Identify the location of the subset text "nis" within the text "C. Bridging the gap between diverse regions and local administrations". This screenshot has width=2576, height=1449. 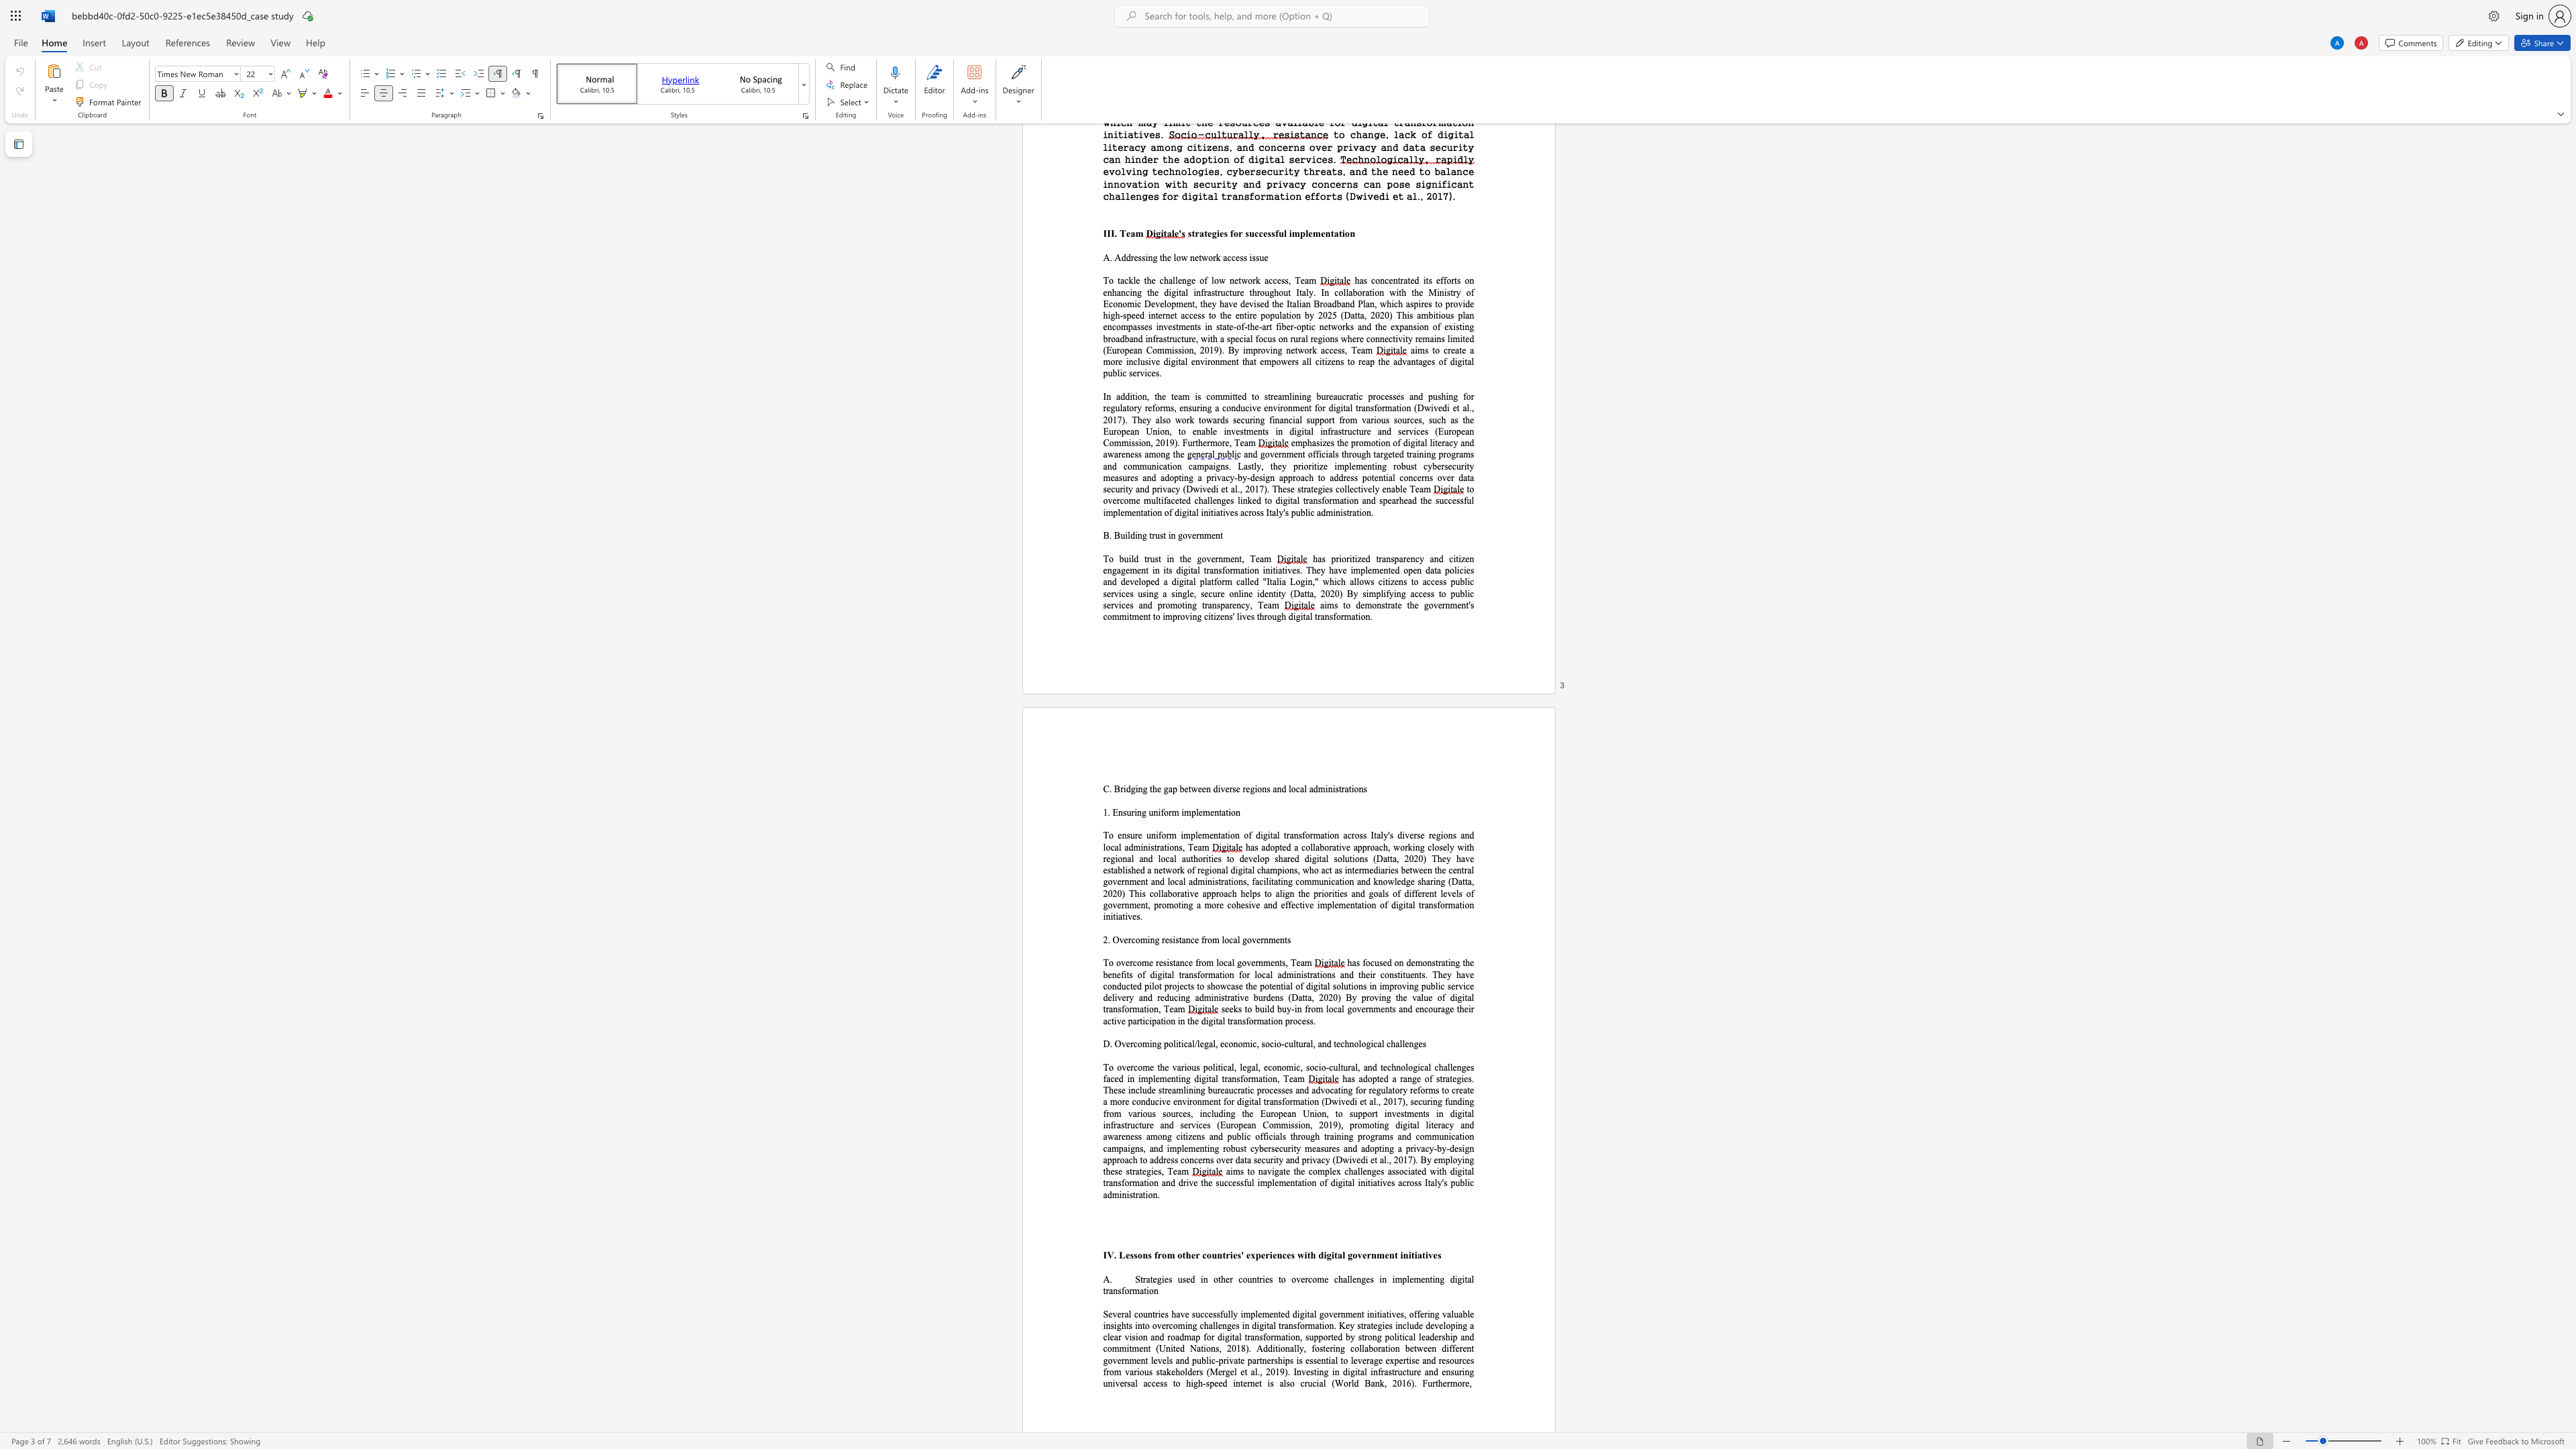
(1327, 788).